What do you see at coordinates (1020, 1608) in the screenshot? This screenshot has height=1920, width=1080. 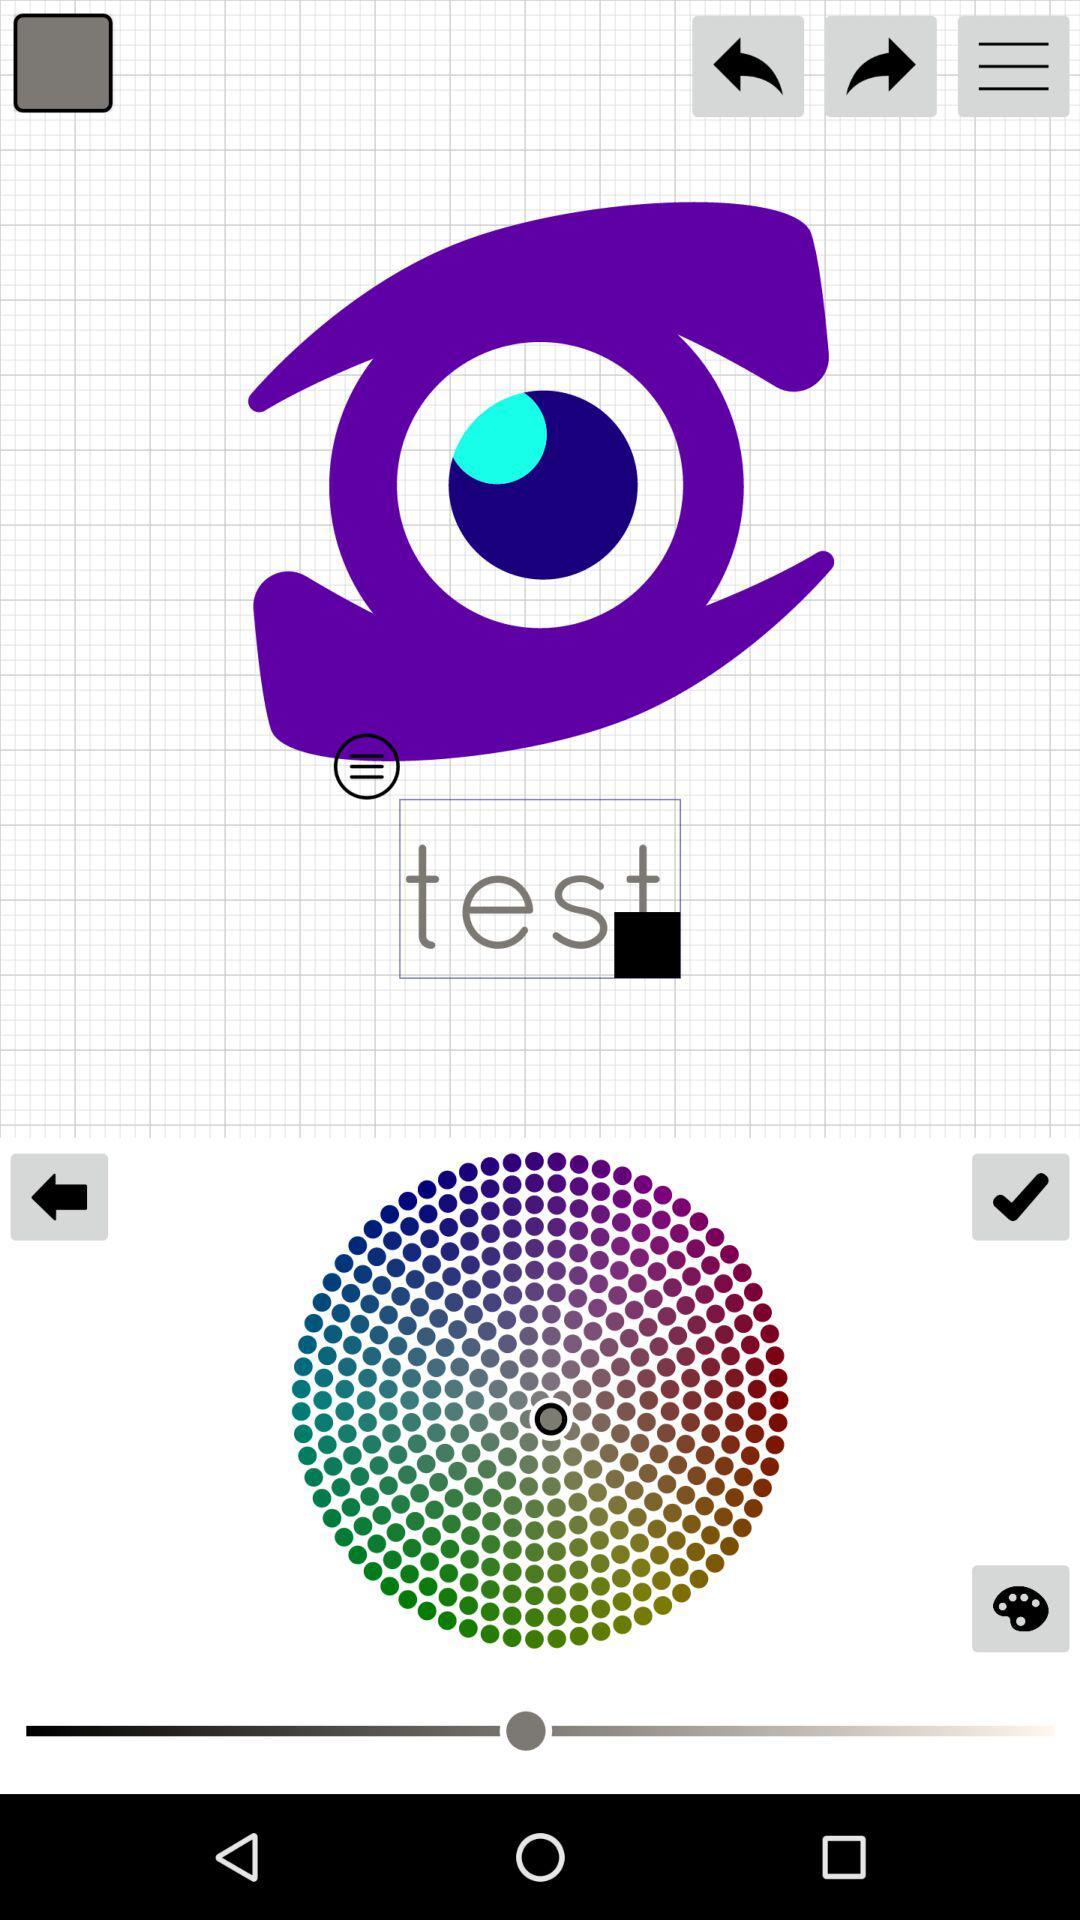 I see `the globe icon` at bounding box center [1020, 1608].